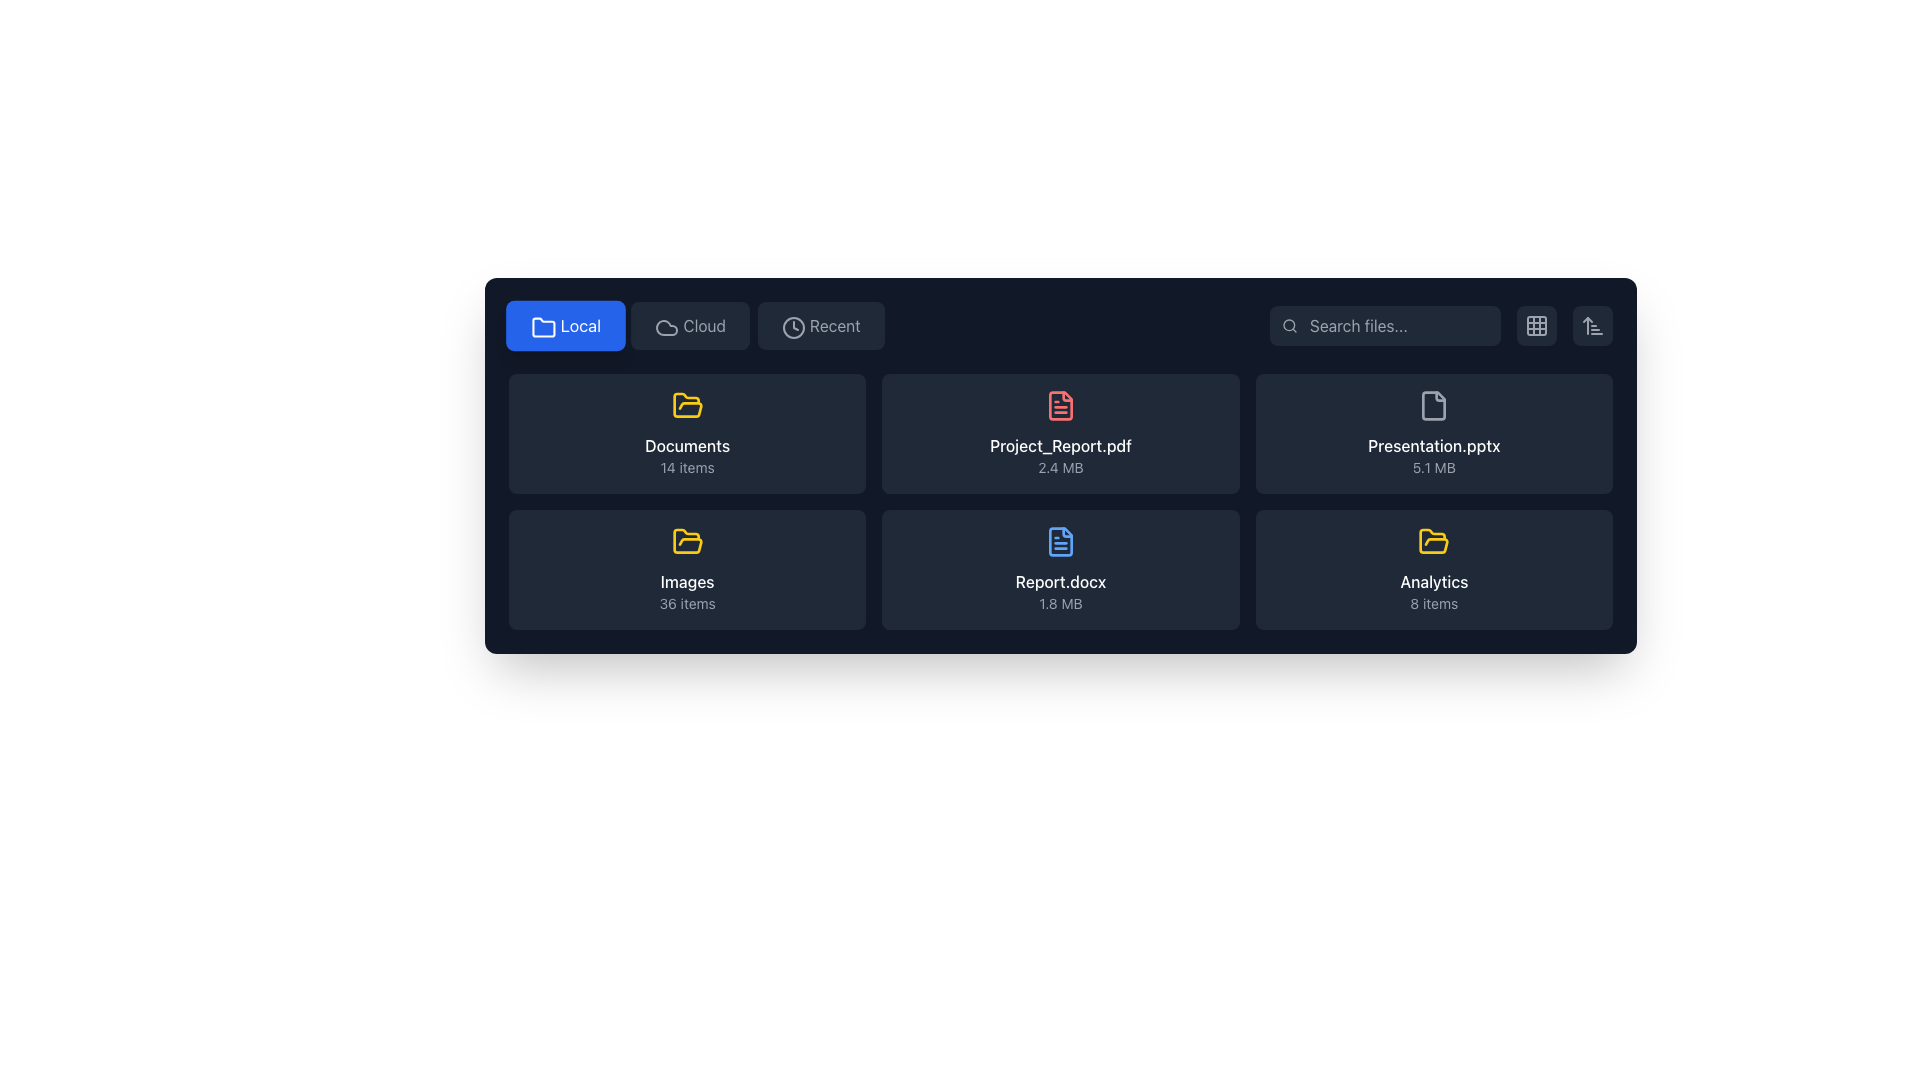 This screenshot has width=1920, height=1080. What do you see at coordinates (1059, 582) in the screenshot?
I see `the text label displaying the file name 'Report.docx'` at bounding box center [1059, 582].